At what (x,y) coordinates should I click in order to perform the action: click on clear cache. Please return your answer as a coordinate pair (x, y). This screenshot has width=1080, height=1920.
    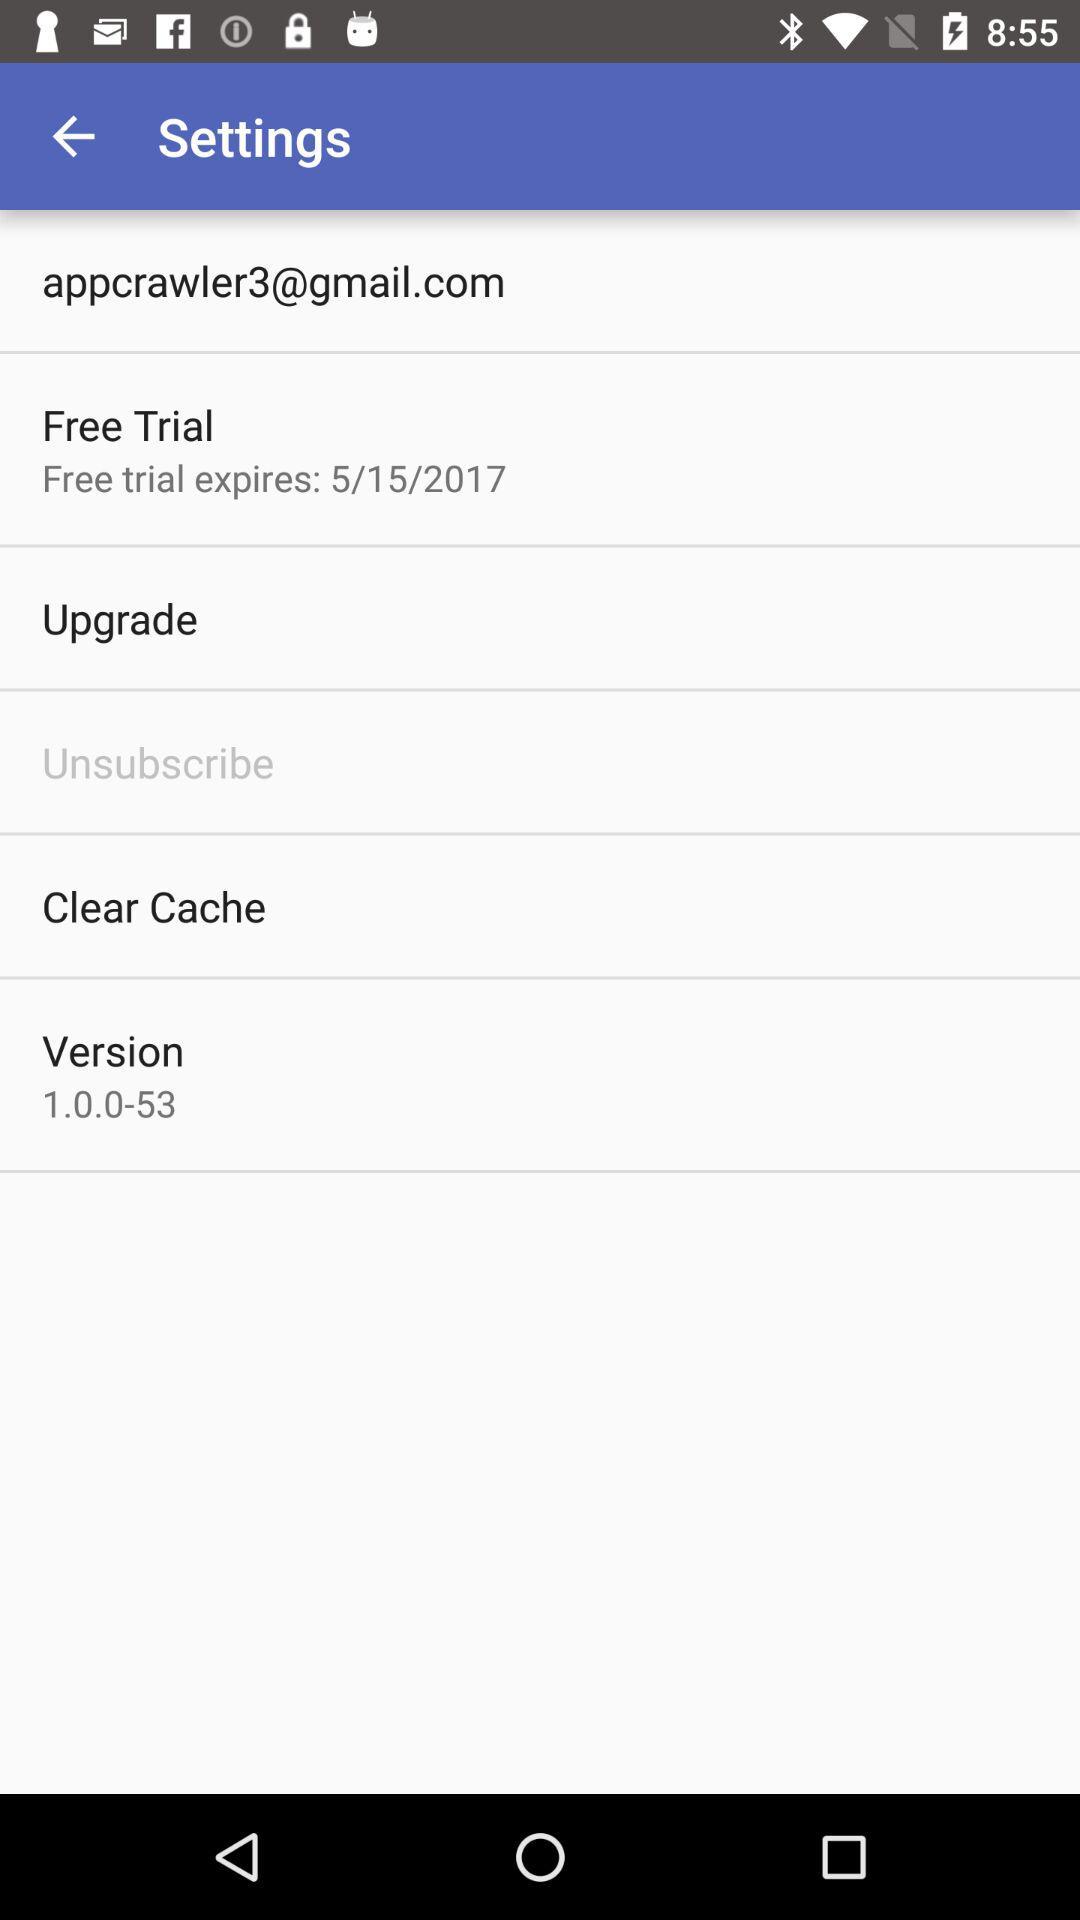
    Looking at the image, I should click on (153, 905).